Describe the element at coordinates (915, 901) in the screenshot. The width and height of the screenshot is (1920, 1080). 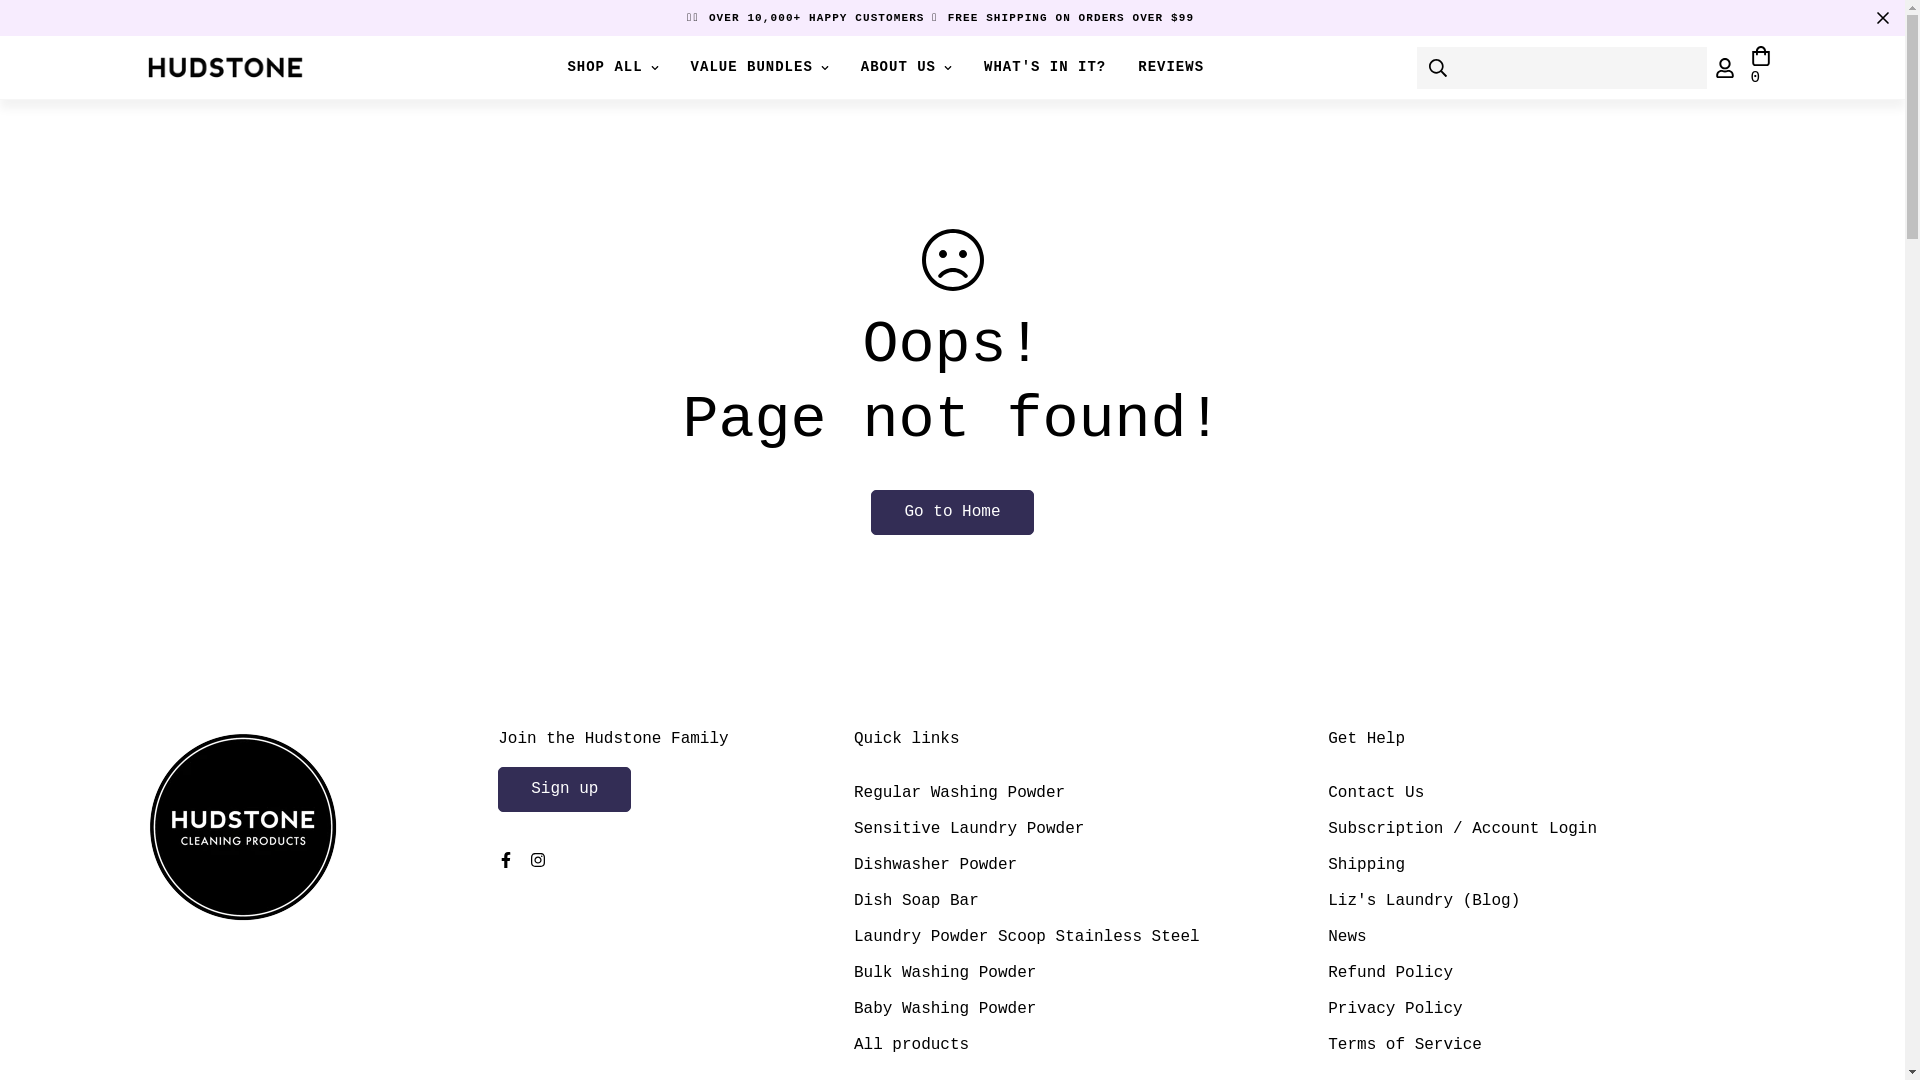
I see `'Dish Soap Bar'` at that location.